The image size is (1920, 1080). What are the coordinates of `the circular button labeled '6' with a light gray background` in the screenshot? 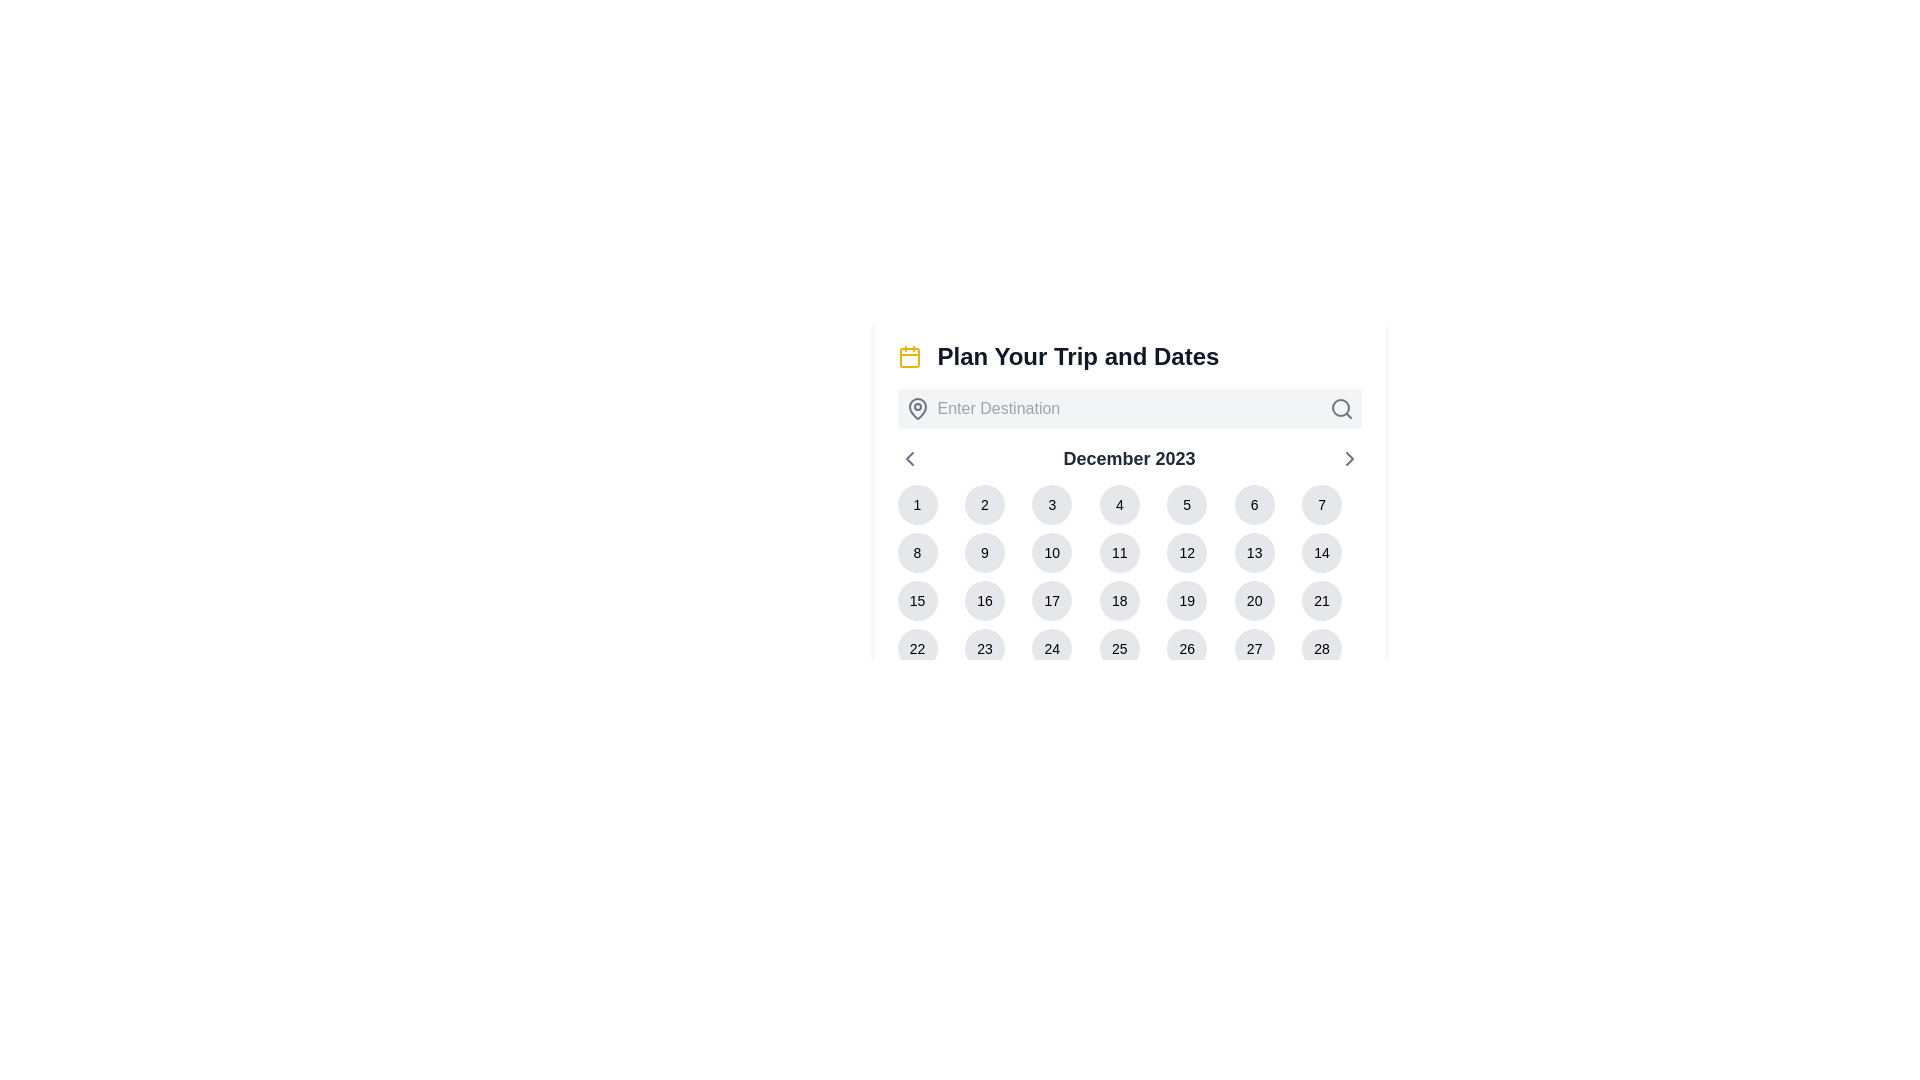 It's located at (1253, 504).